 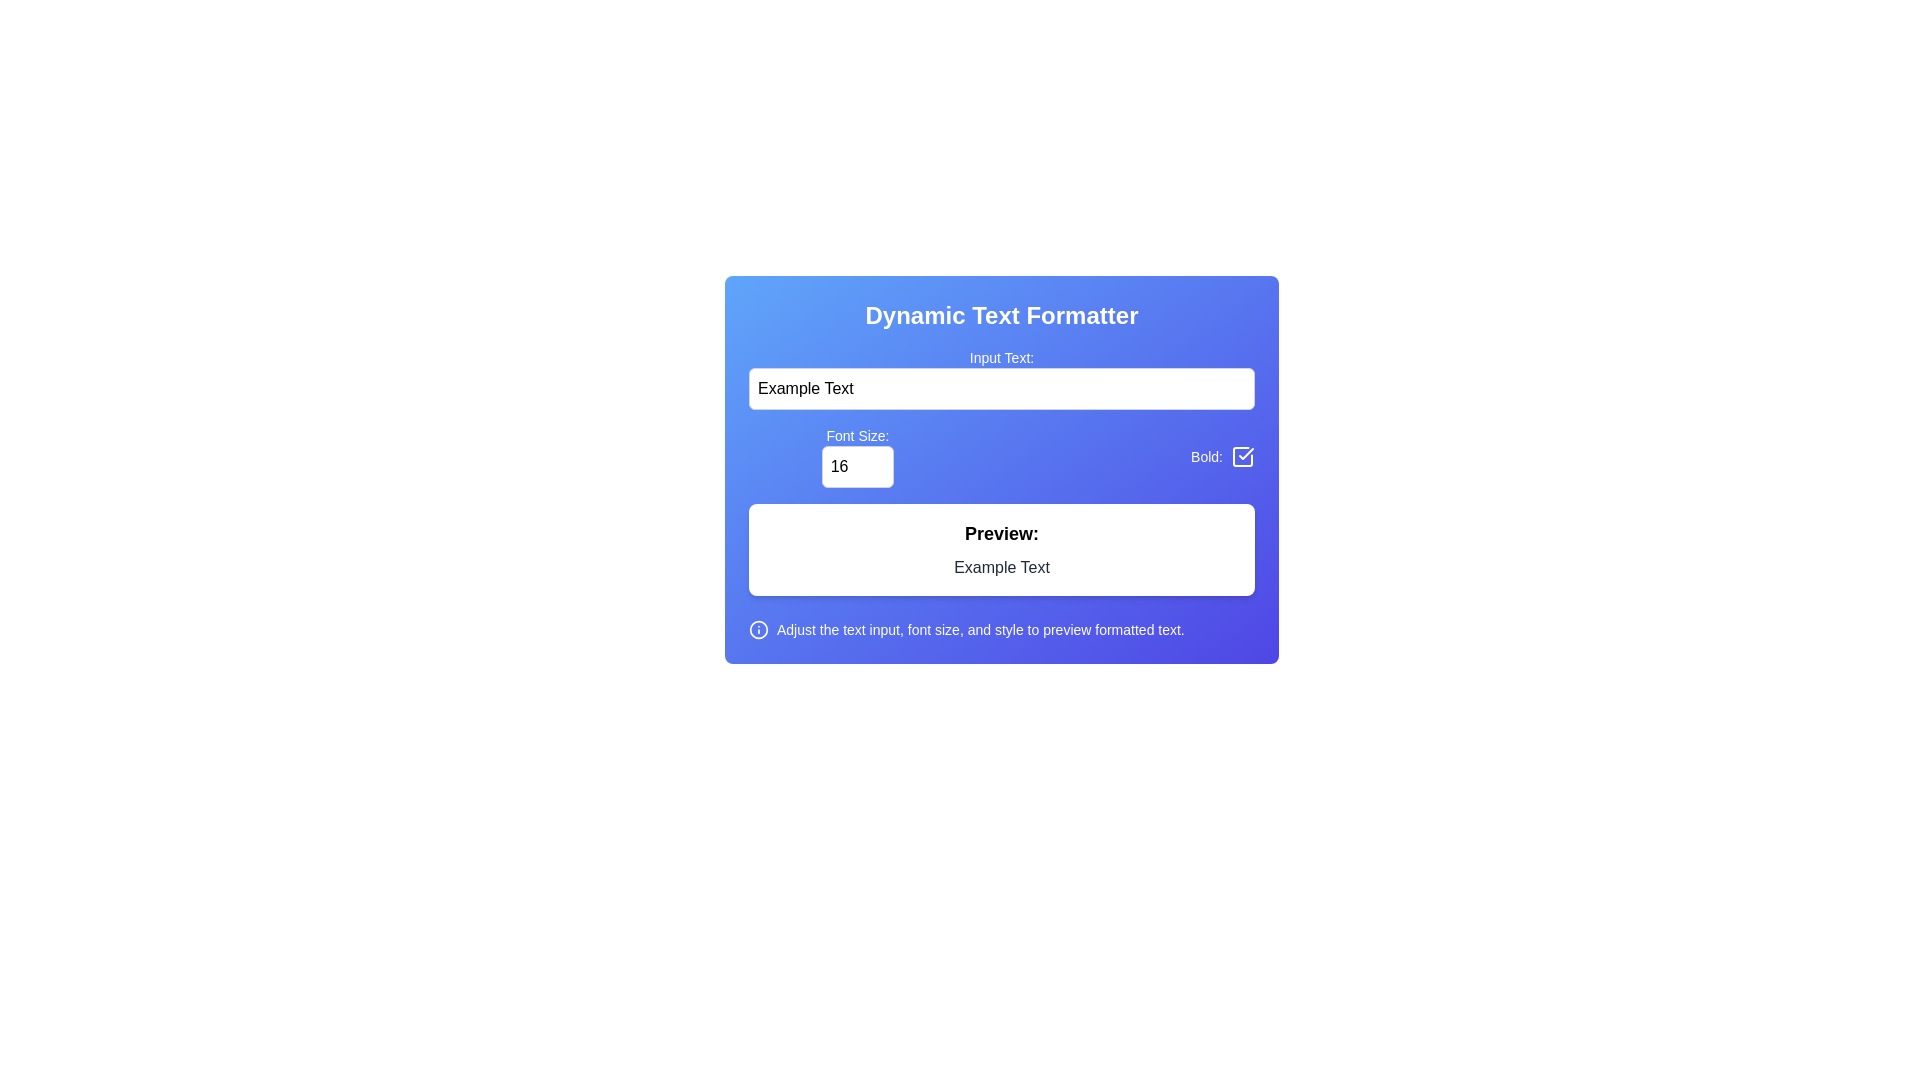 I want to click on the circular vector graphic located in the bottom-left corner of the interface, near the descriptive text label, so click(x=757, y=628).